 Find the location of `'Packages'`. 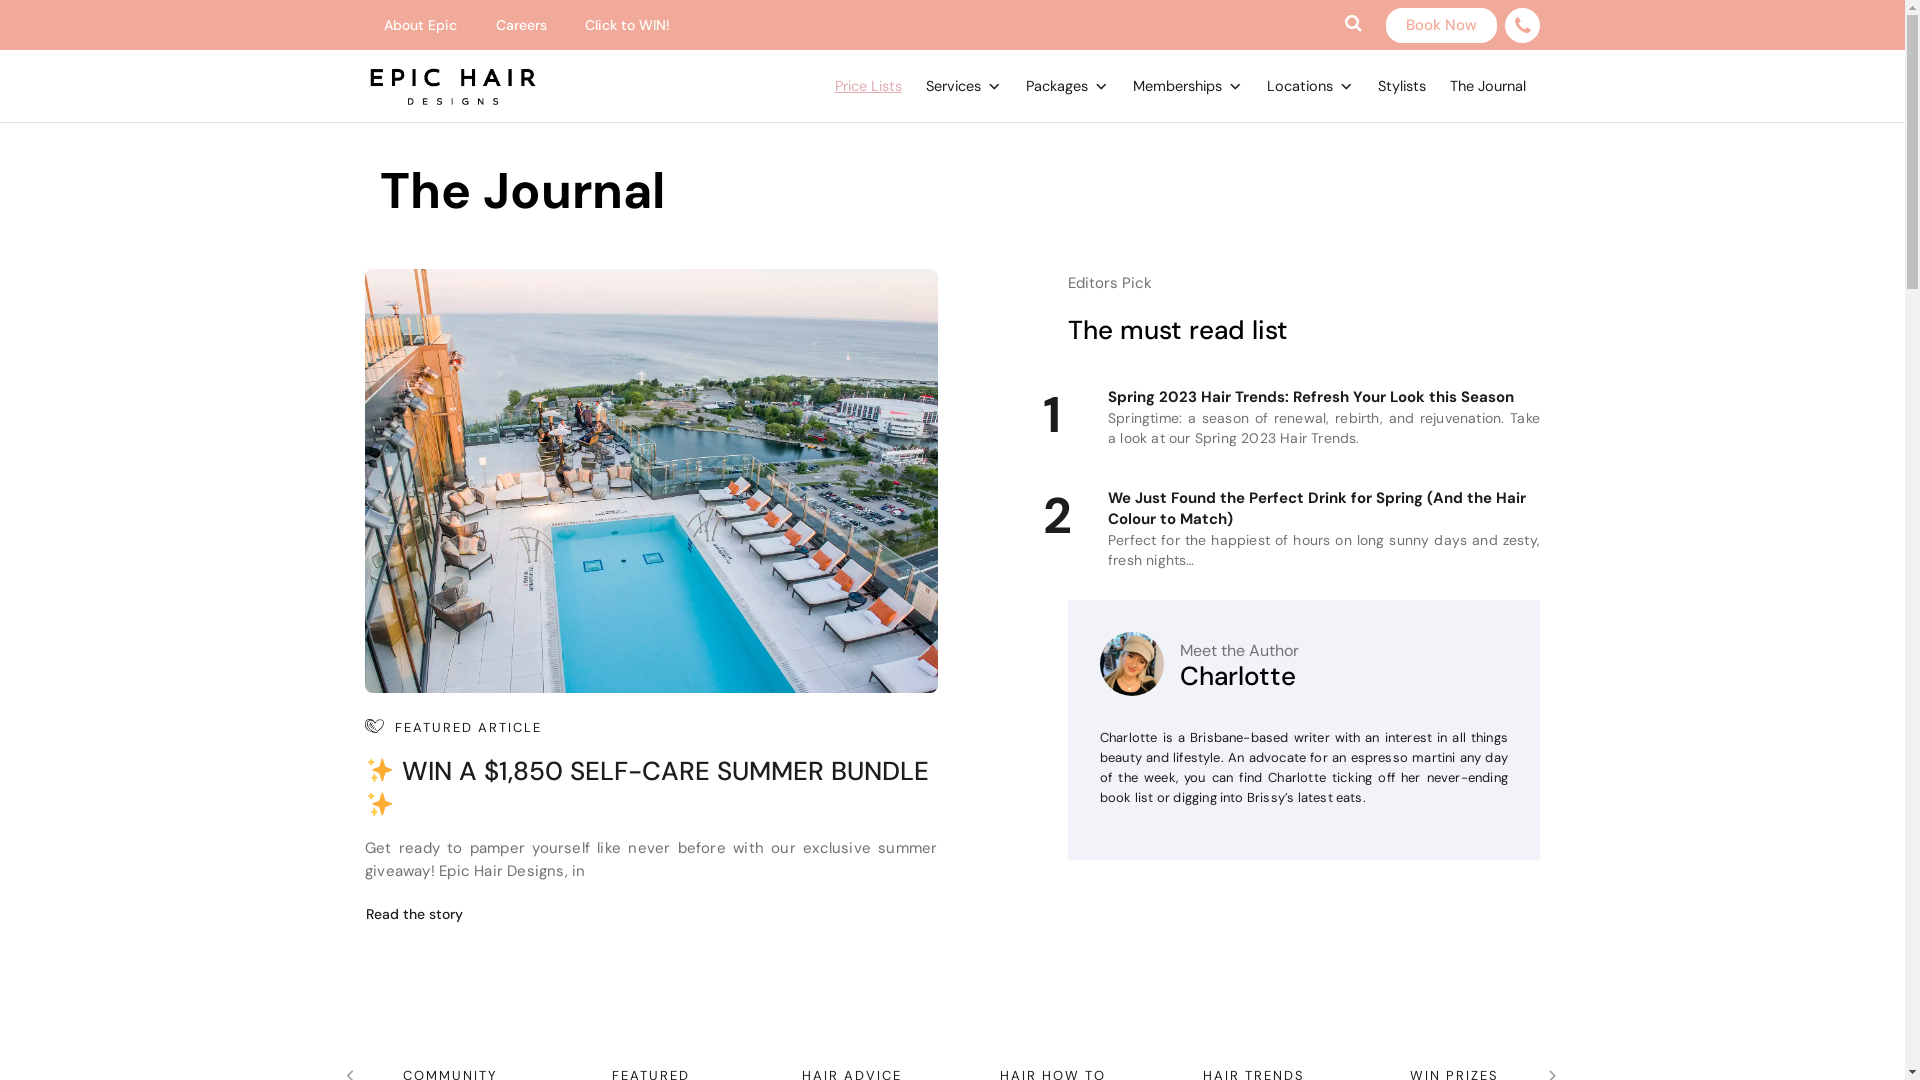

'Packages' is located at coordinates (1013, 85).